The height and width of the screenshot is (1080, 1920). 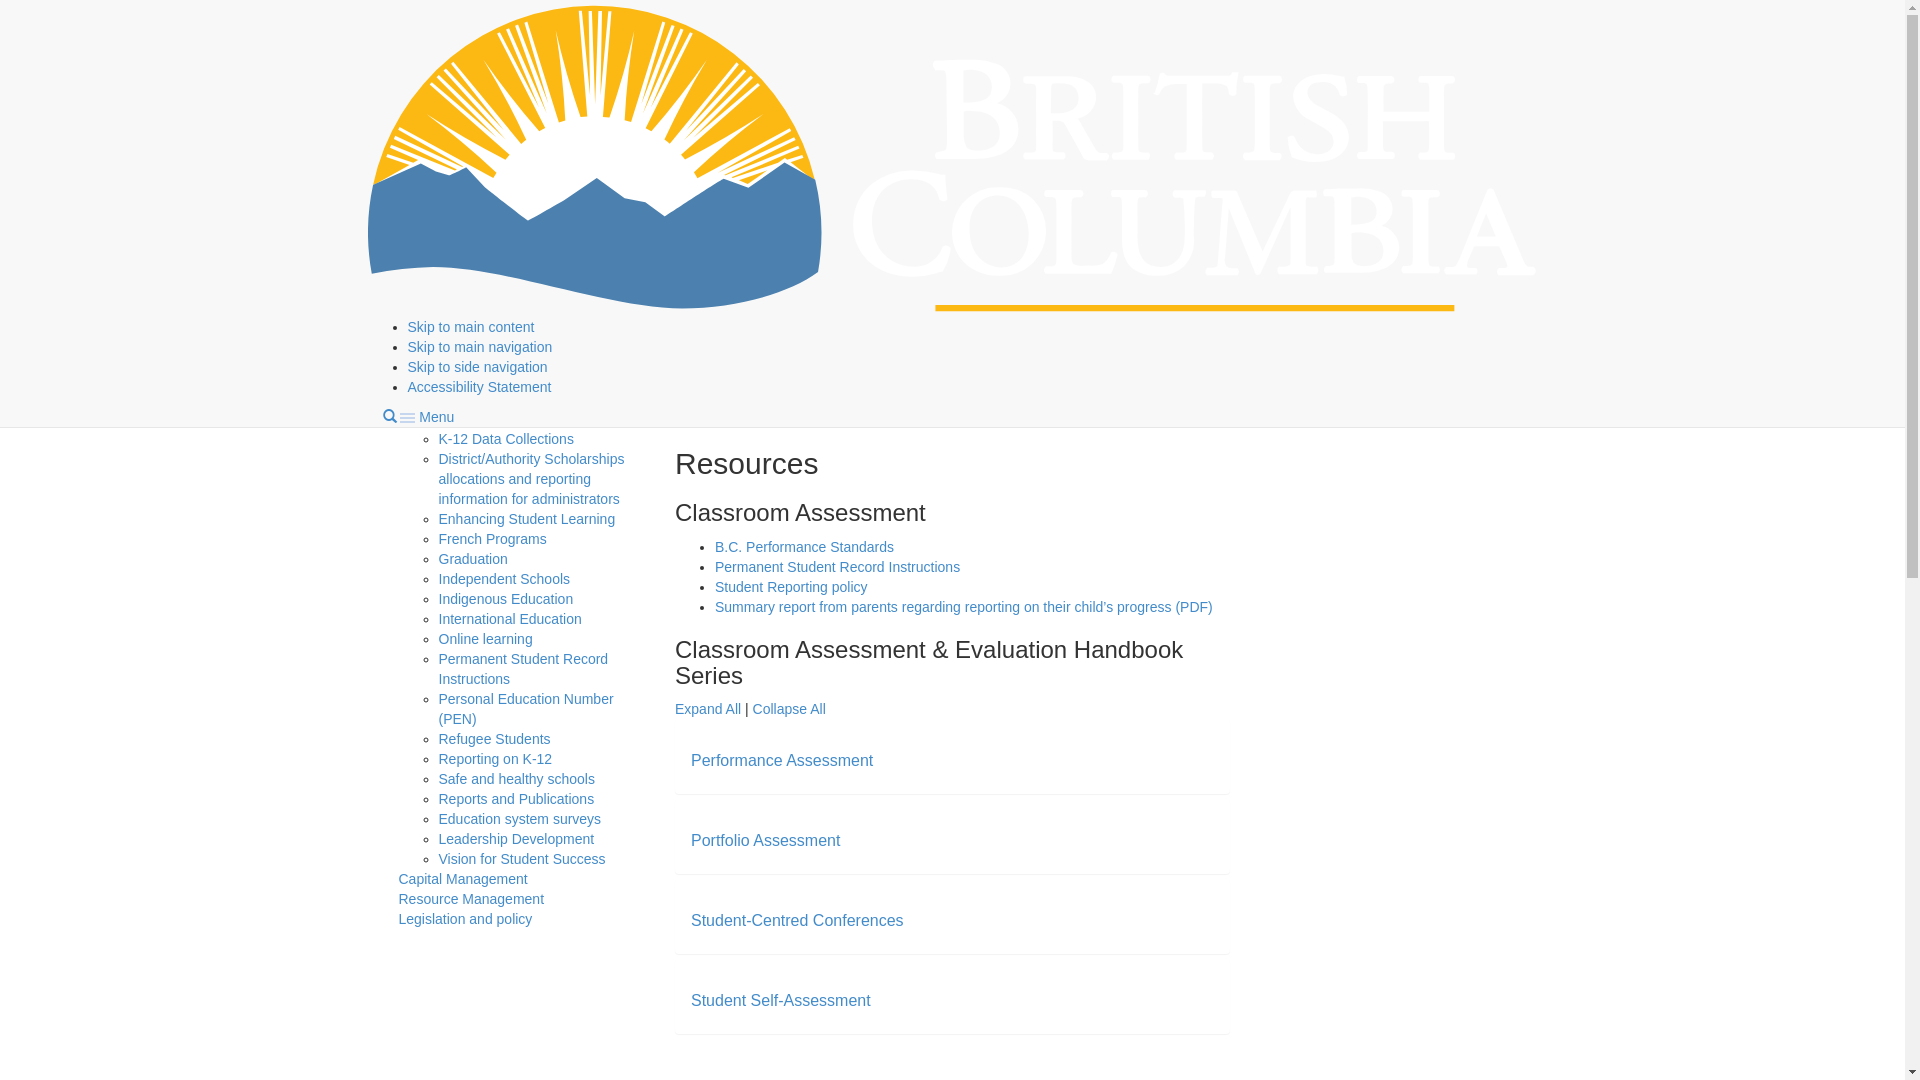 What do you see at coordinates (764, 840) in the screenshot?
I see `'Portfolio Assessment'` at bounding box center [764, 840].